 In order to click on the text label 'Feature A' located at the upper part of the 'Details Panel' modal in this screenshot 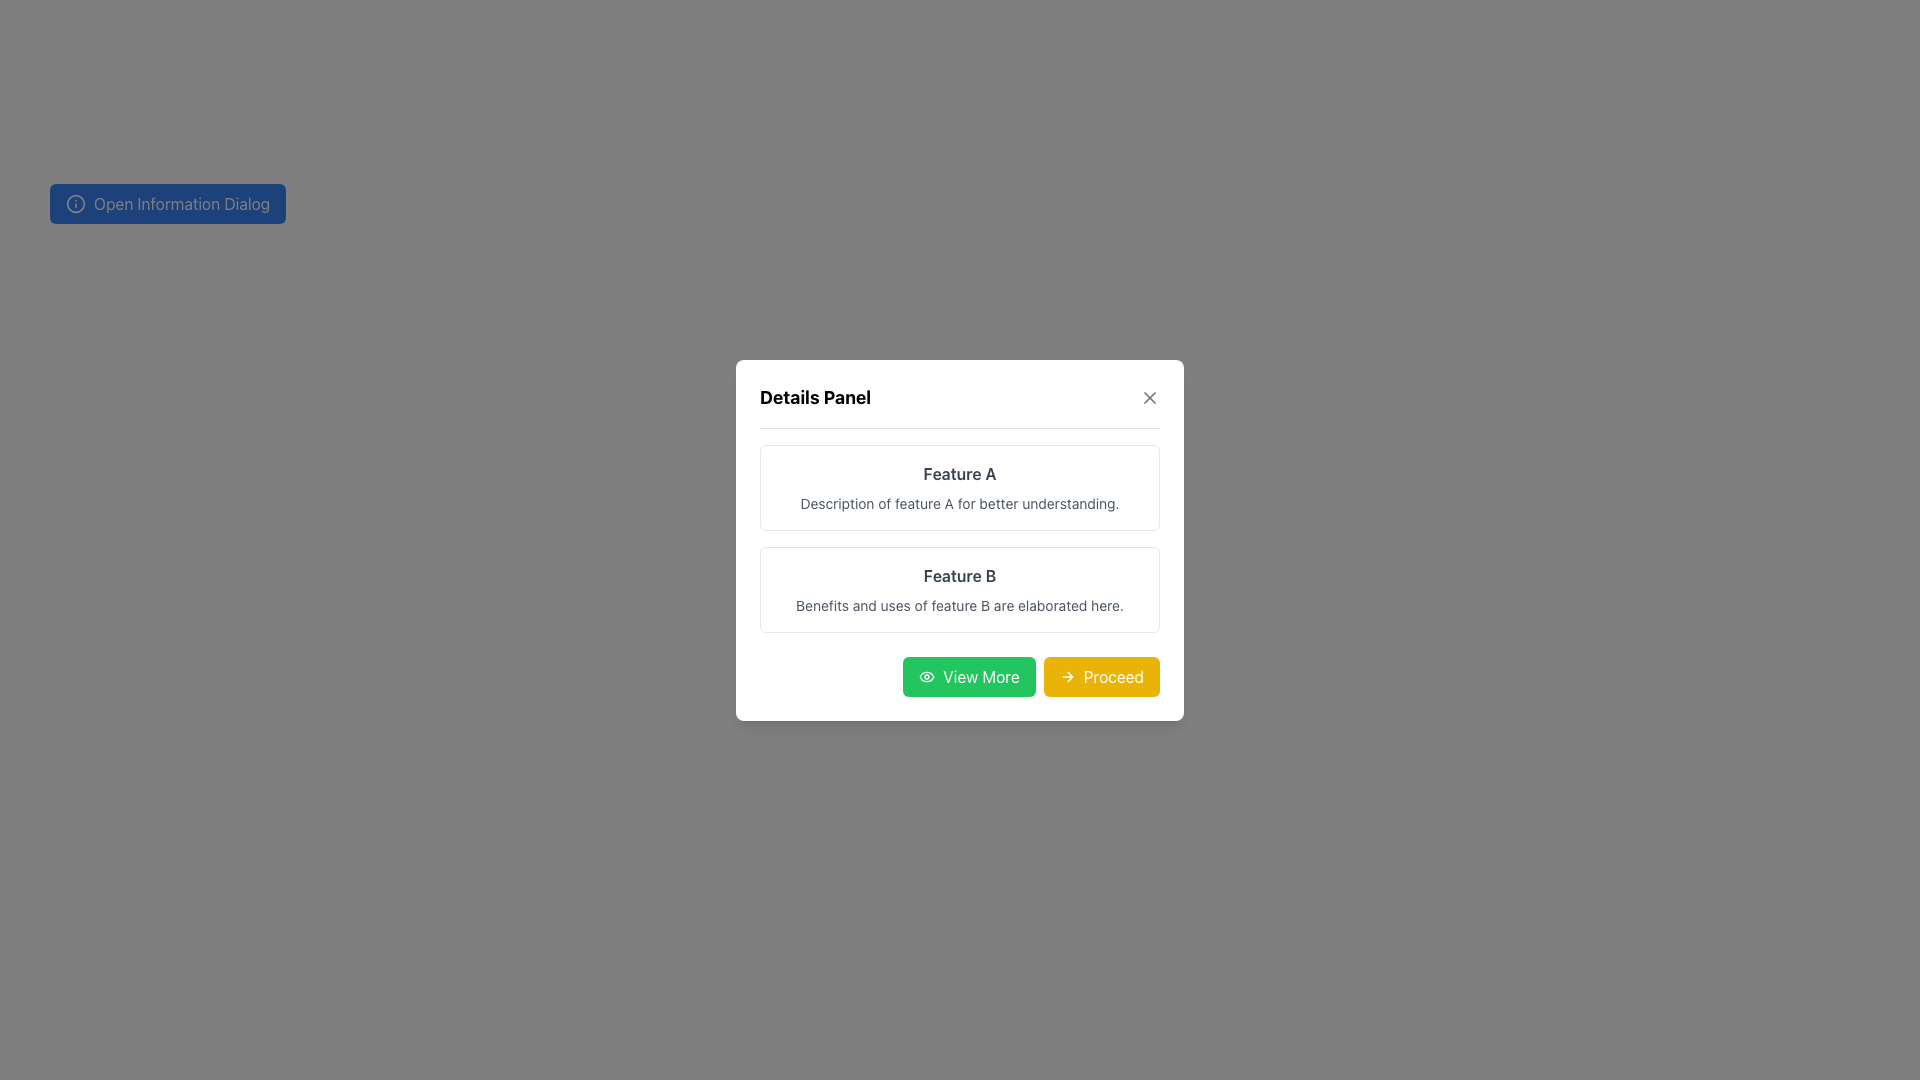, I will do `click(960, 473)`.